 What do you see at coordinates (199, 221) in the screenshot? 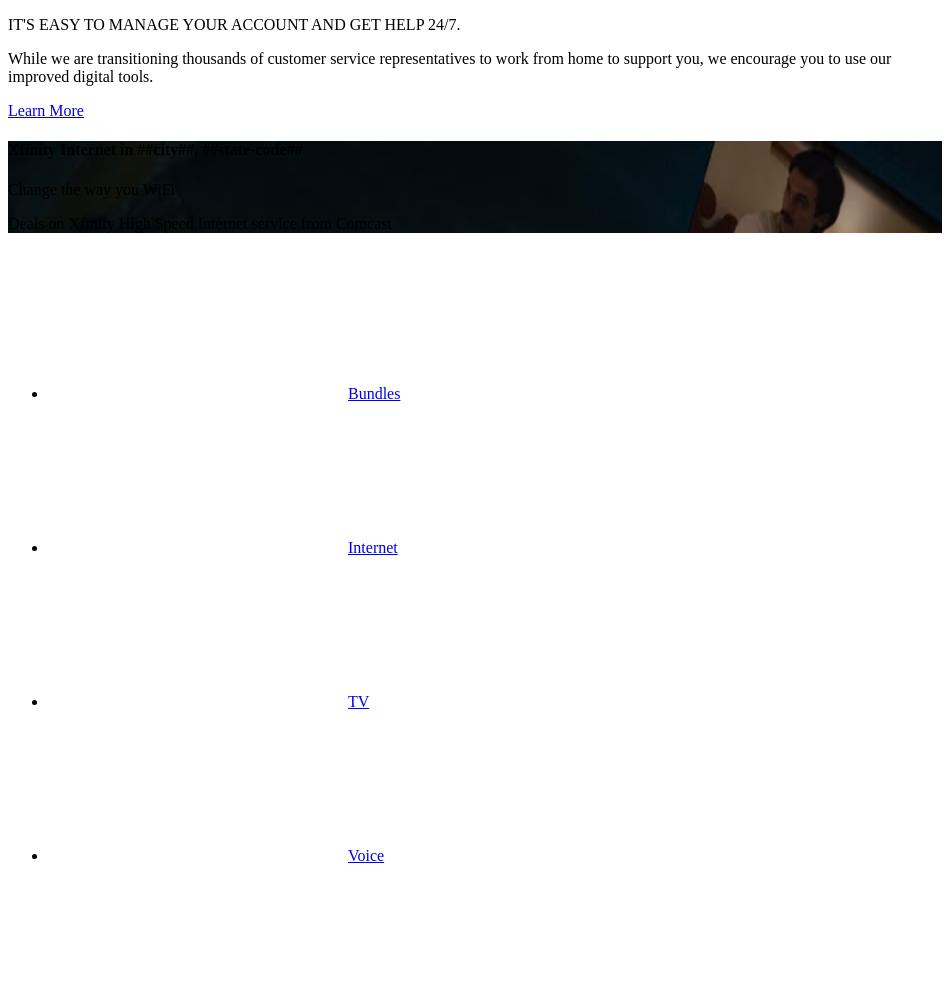
I see `'Deals on Xfinity High Speed Internet service from Comcast'` at bounding box center [199, 221].